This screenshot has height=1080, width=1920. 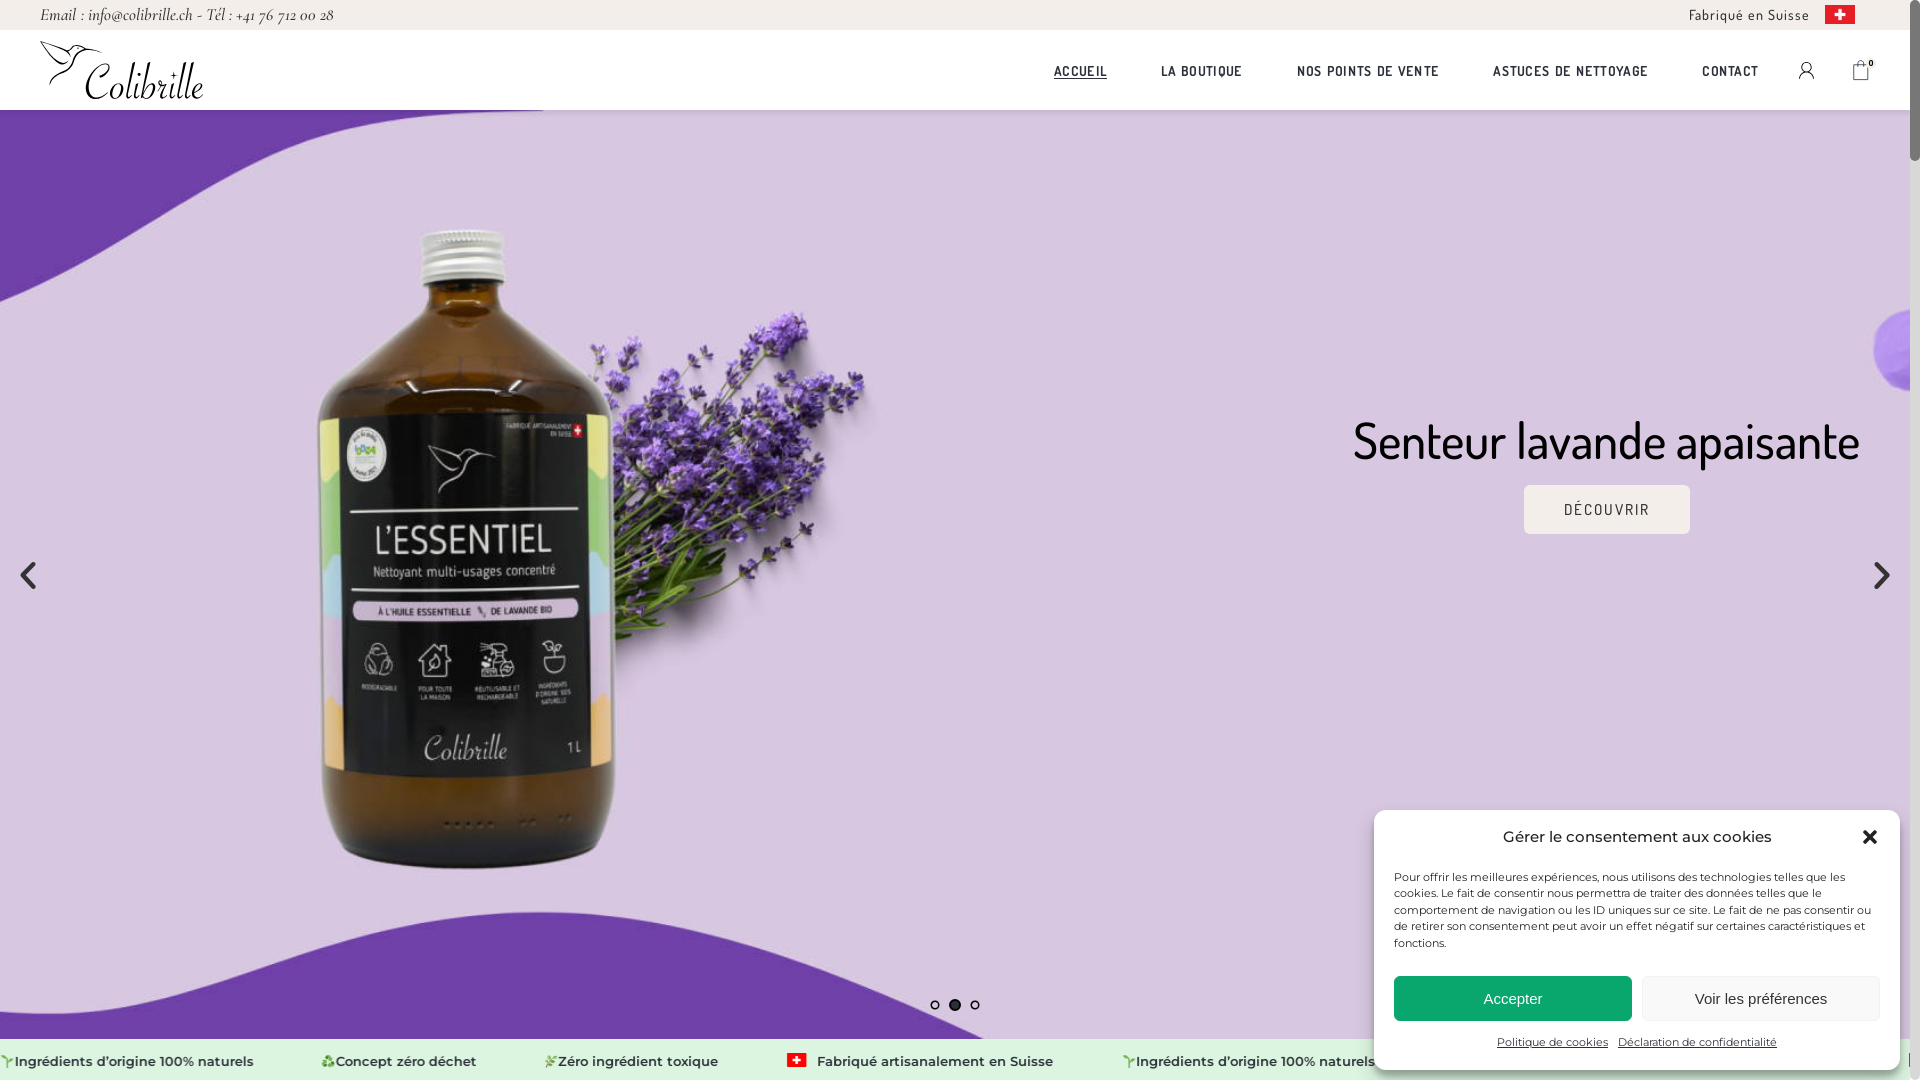 I want to click on 'NOS POINTS DE VENTE', so click(x=1366, y=68).